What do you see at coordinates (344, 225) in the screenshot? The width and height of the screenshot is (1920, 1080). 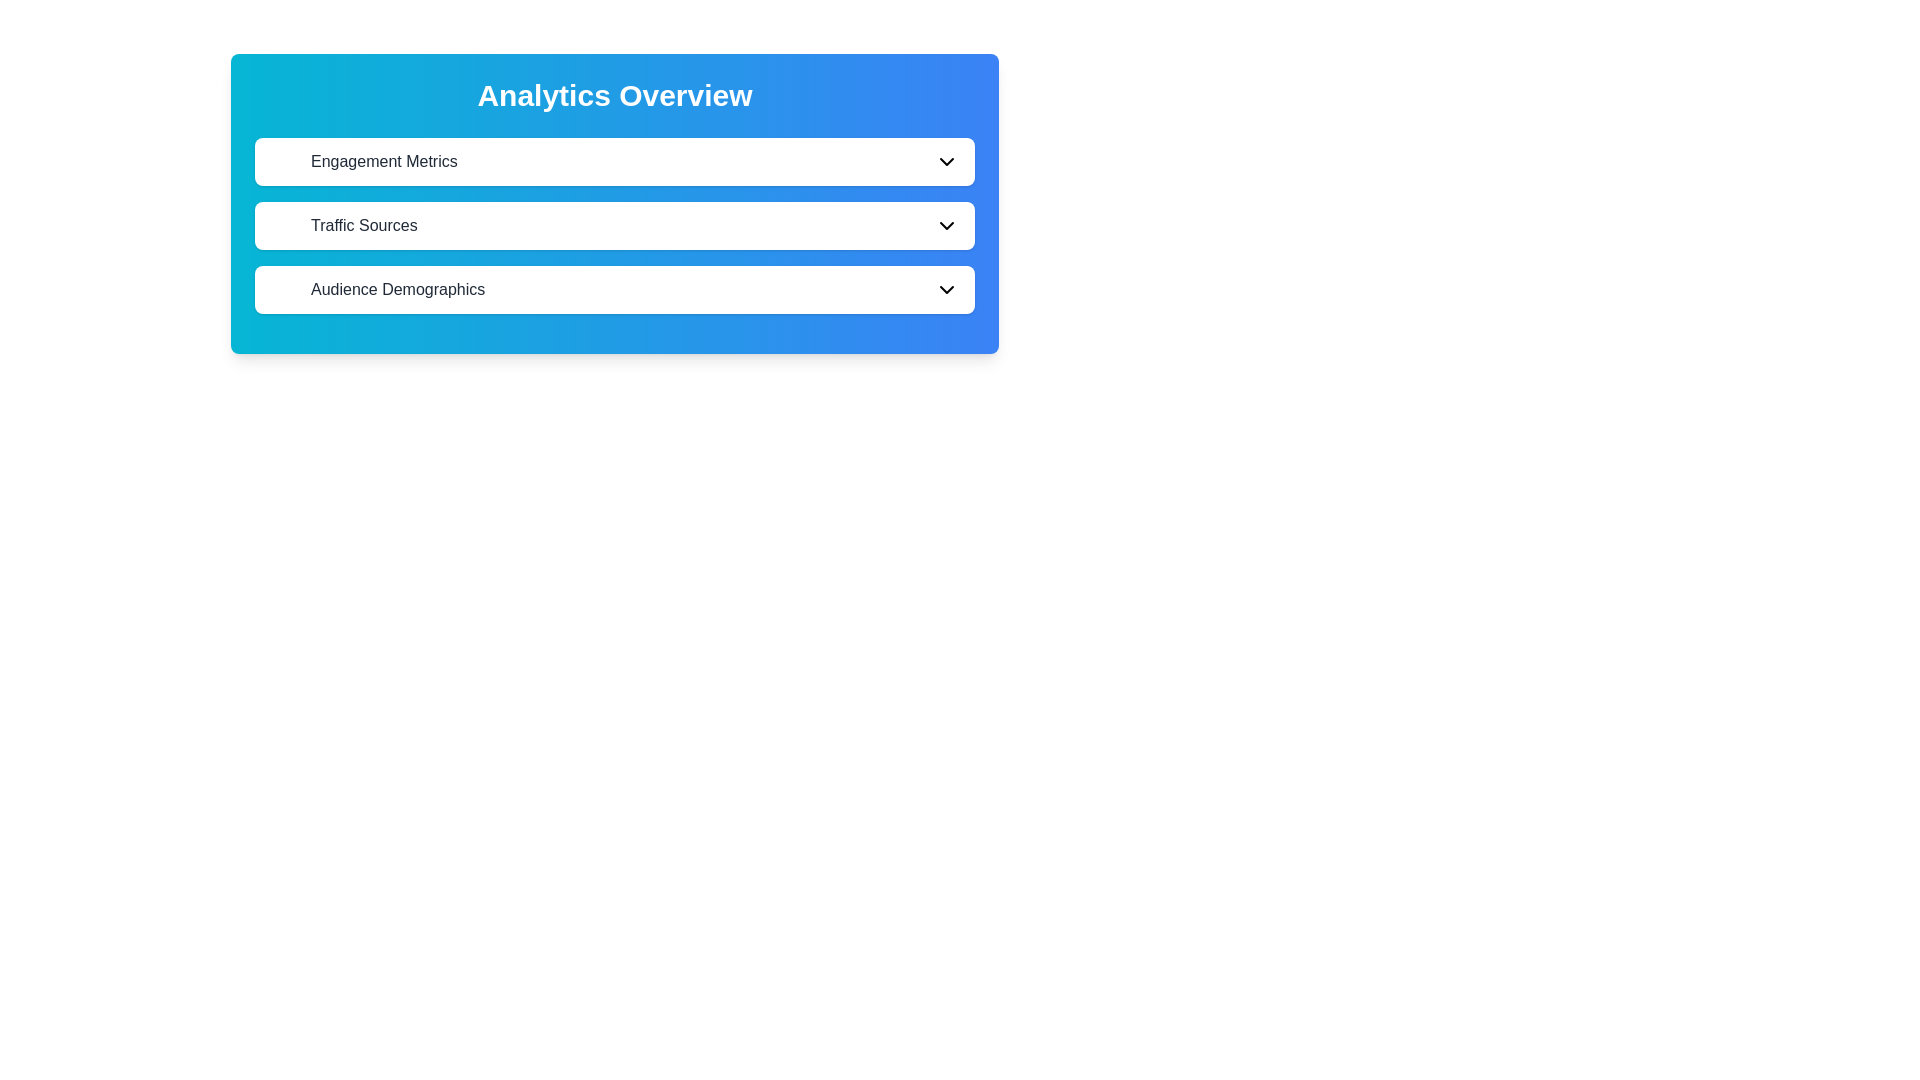 I see `the 'Traffic Source Analytics' text label located in the center panel, specifically in the second row` at bounding box center [344, 225].